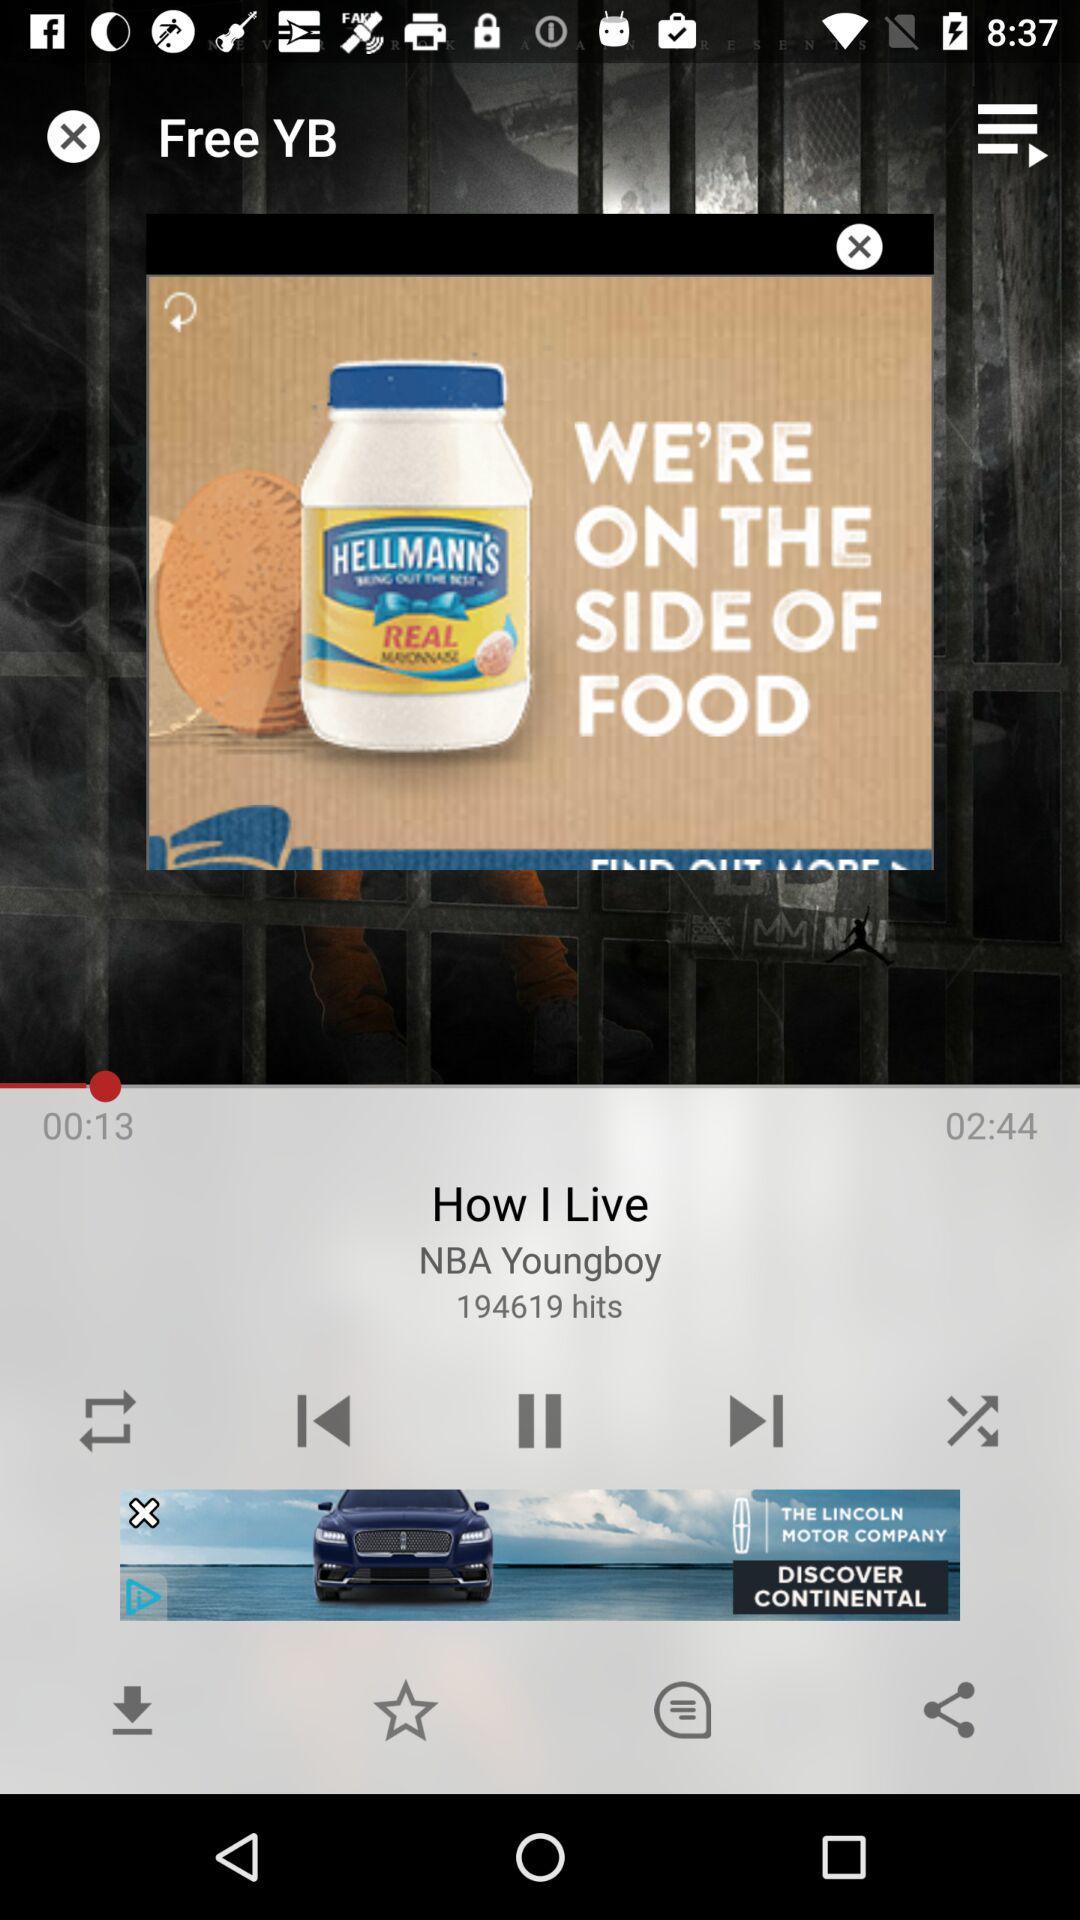 The image size is (1080, 1920). Describe the element at coordinates (681, 1708) in the screenshot. I see `the chat icon` at that location.